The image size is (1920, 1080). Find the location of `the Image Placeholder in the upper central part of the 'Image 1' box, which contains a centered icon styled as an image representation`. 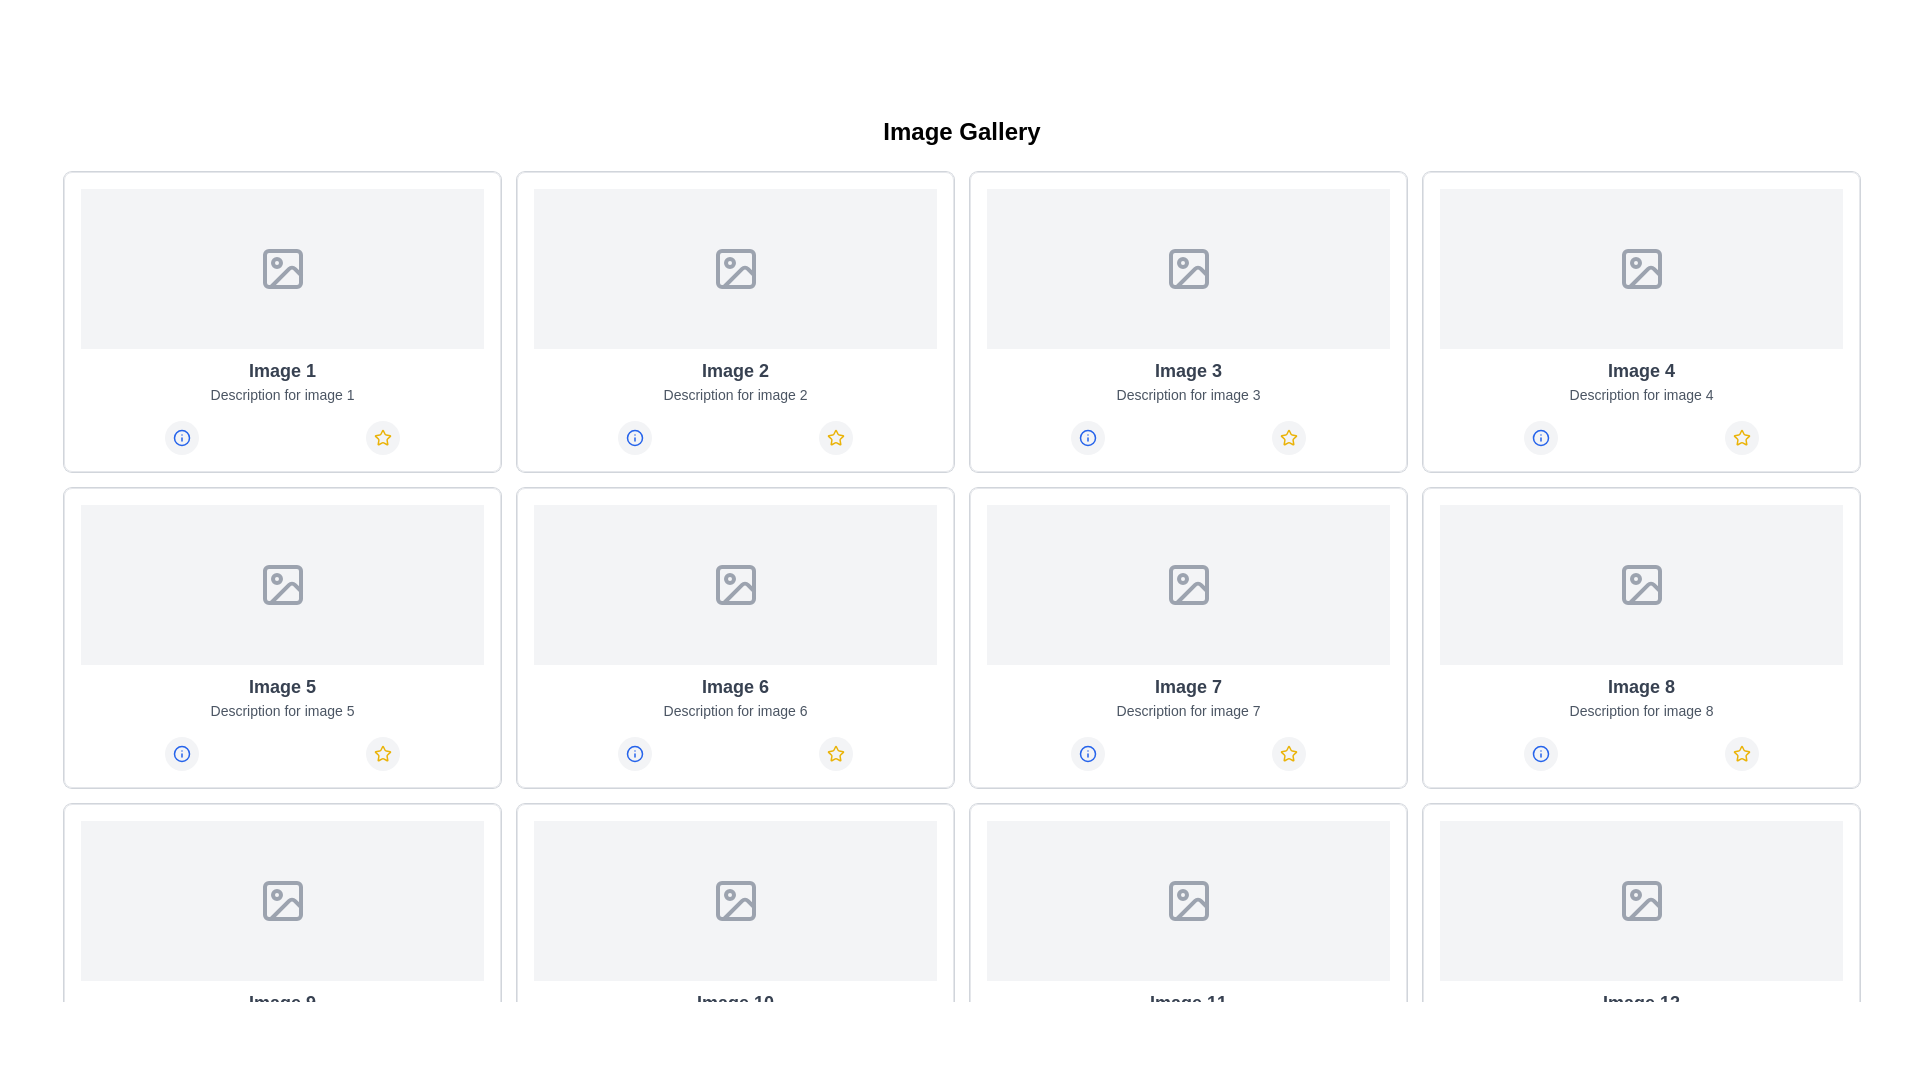

the Image Placeholder in the upper central part of the 'Image 1' box, which contains a centered icon styled as an image representation is located at coordinates (281, 268).